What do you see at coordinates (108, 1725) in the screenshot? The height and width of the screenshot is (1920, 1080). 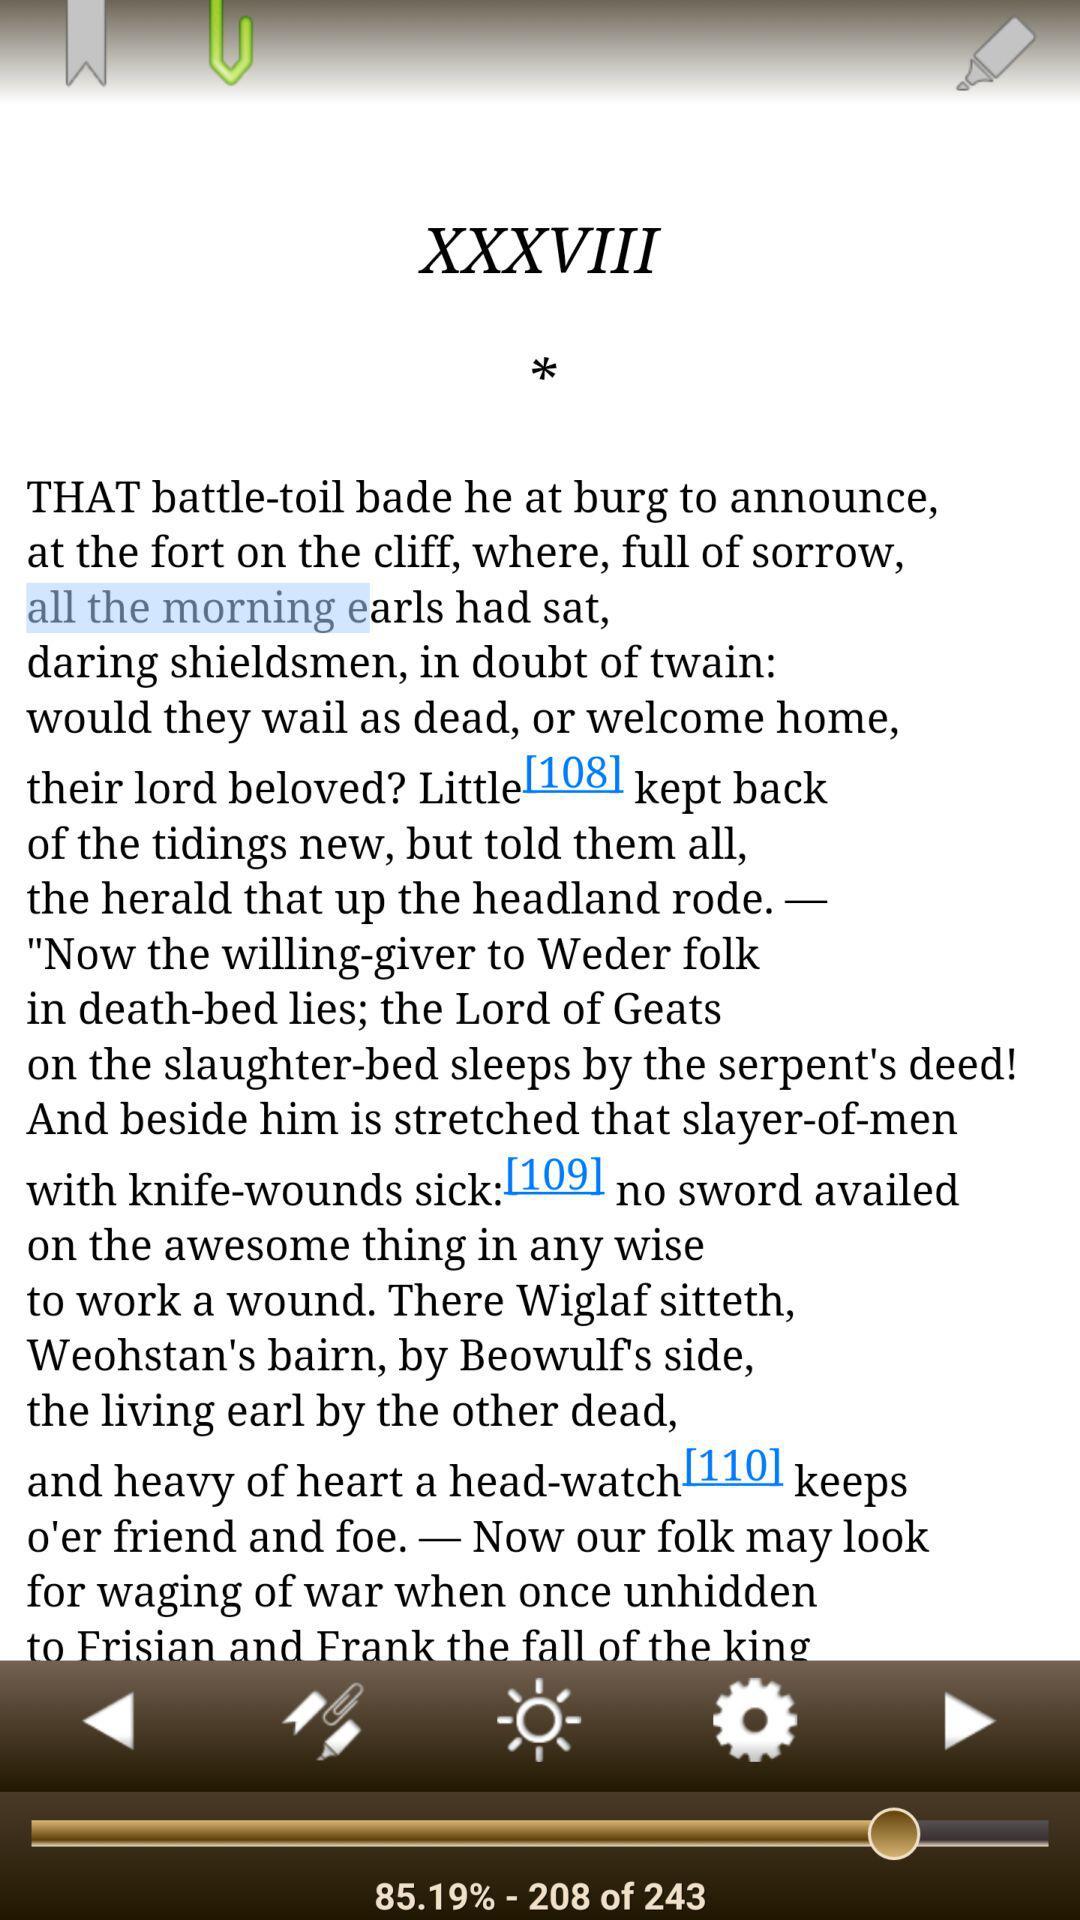 I see `go back` at bounding box center [108, 1725].